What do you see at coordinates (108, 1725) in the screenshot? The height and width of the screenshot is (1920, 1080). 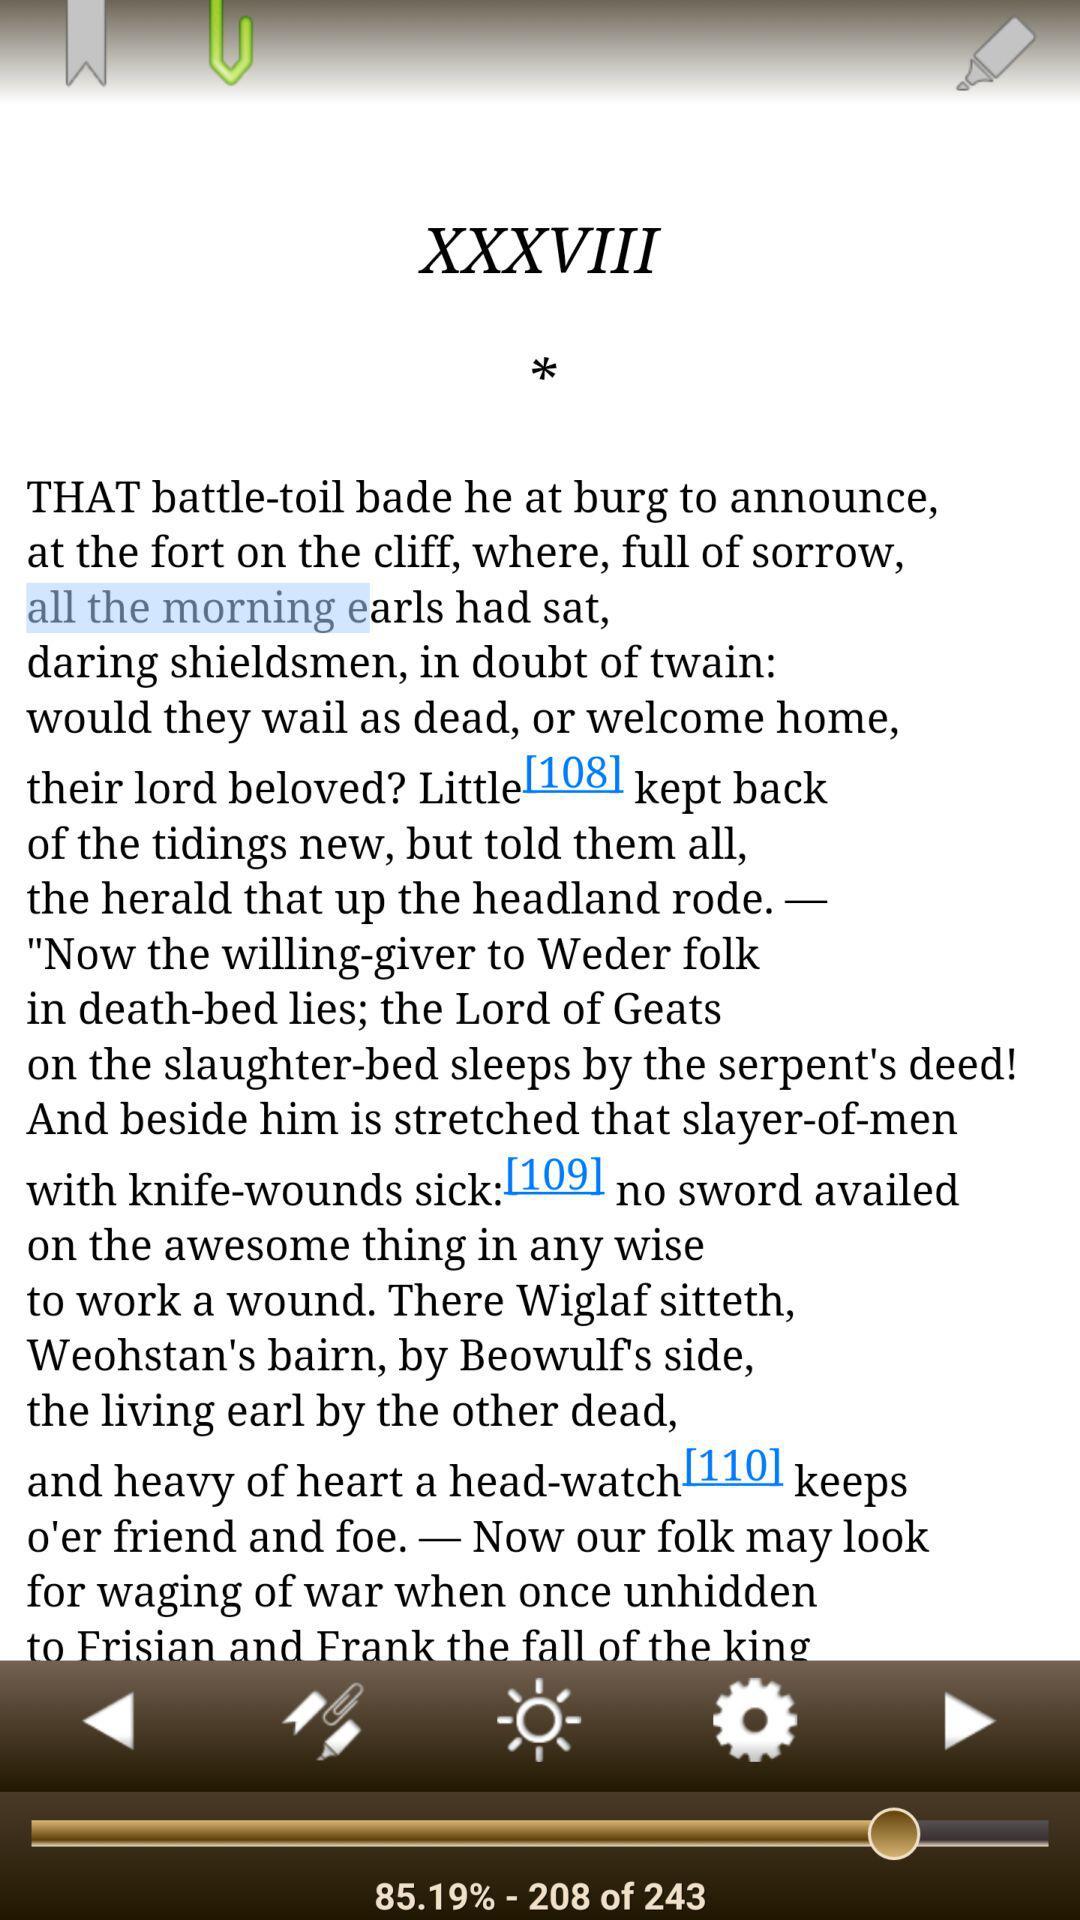 I see `go back` at bounding box center [108, 1725].